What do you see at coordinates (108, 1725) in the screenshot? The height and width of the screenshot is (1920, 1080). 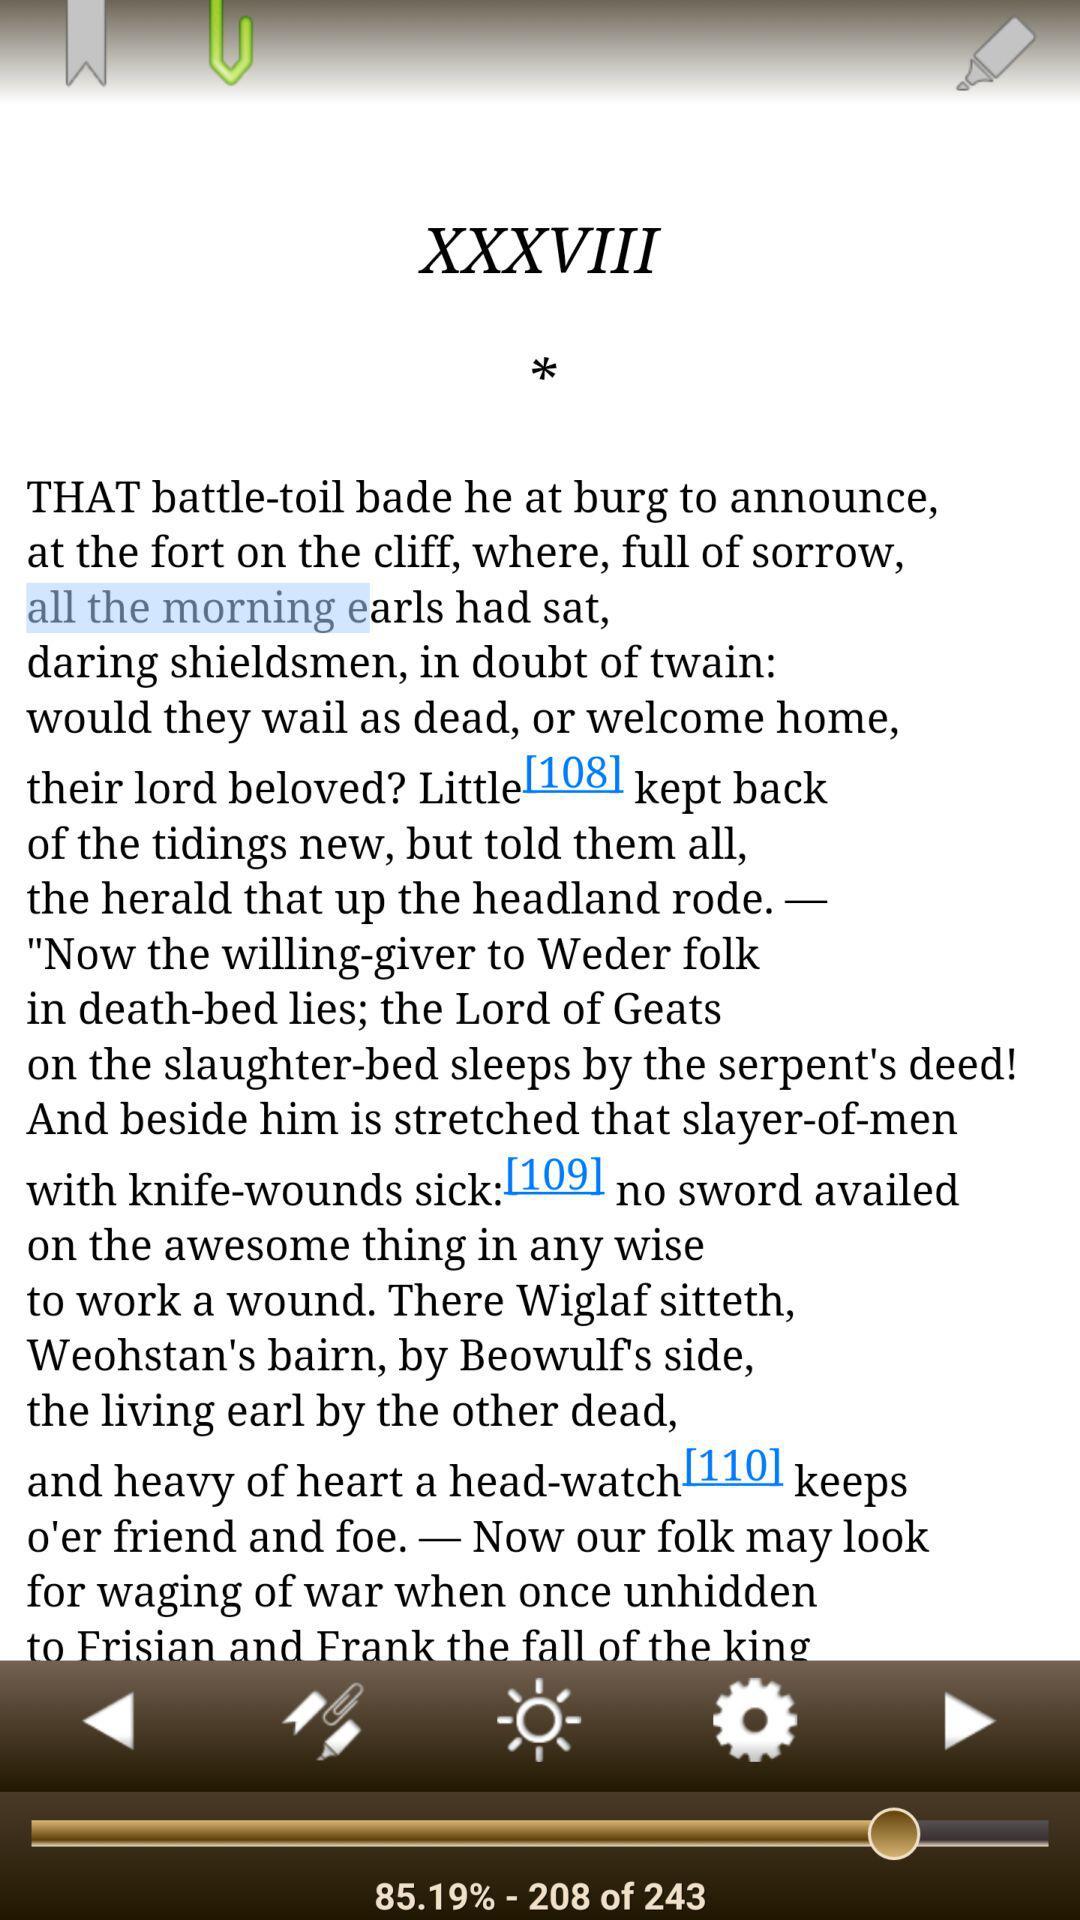 I see `go back` at bounding box center [108, 1725].